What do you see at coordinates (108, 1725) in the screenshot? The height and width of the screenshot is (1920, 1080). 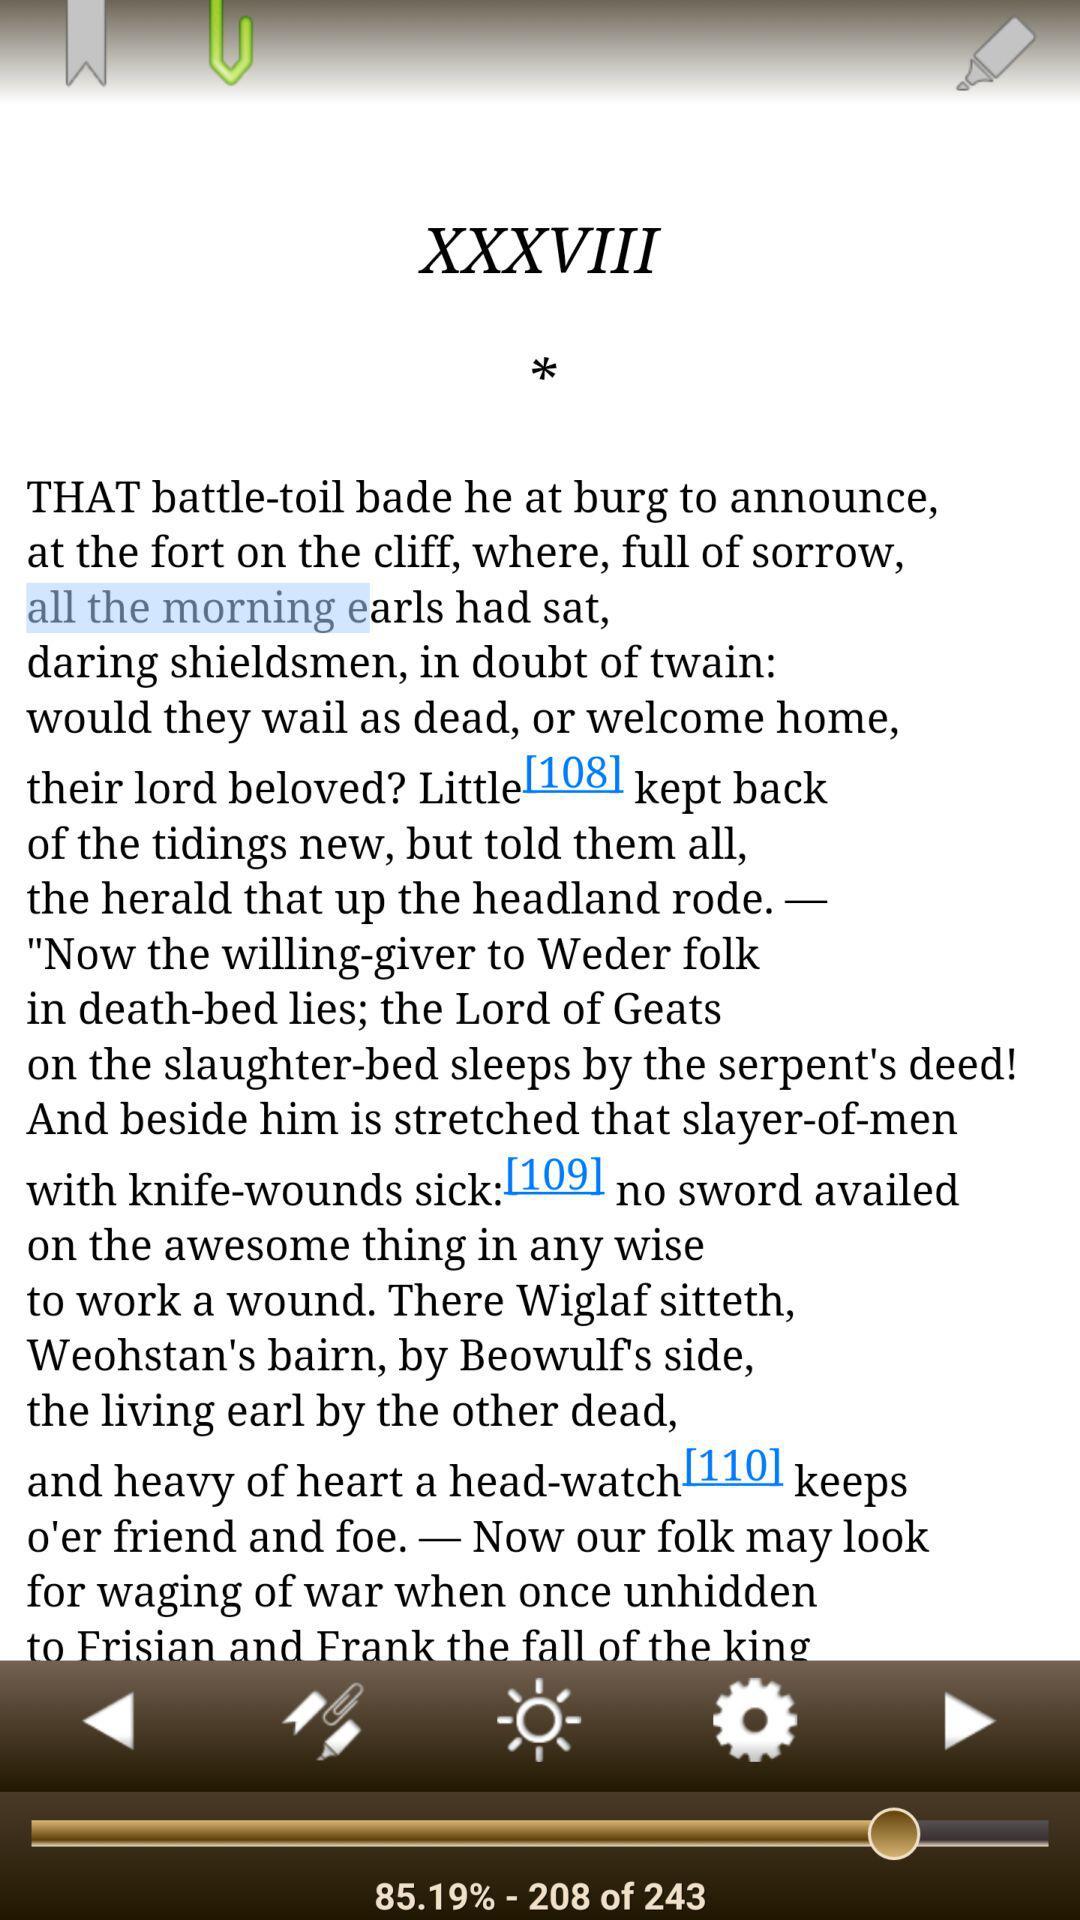 I see `go back` at bounding box center [108, 1725].